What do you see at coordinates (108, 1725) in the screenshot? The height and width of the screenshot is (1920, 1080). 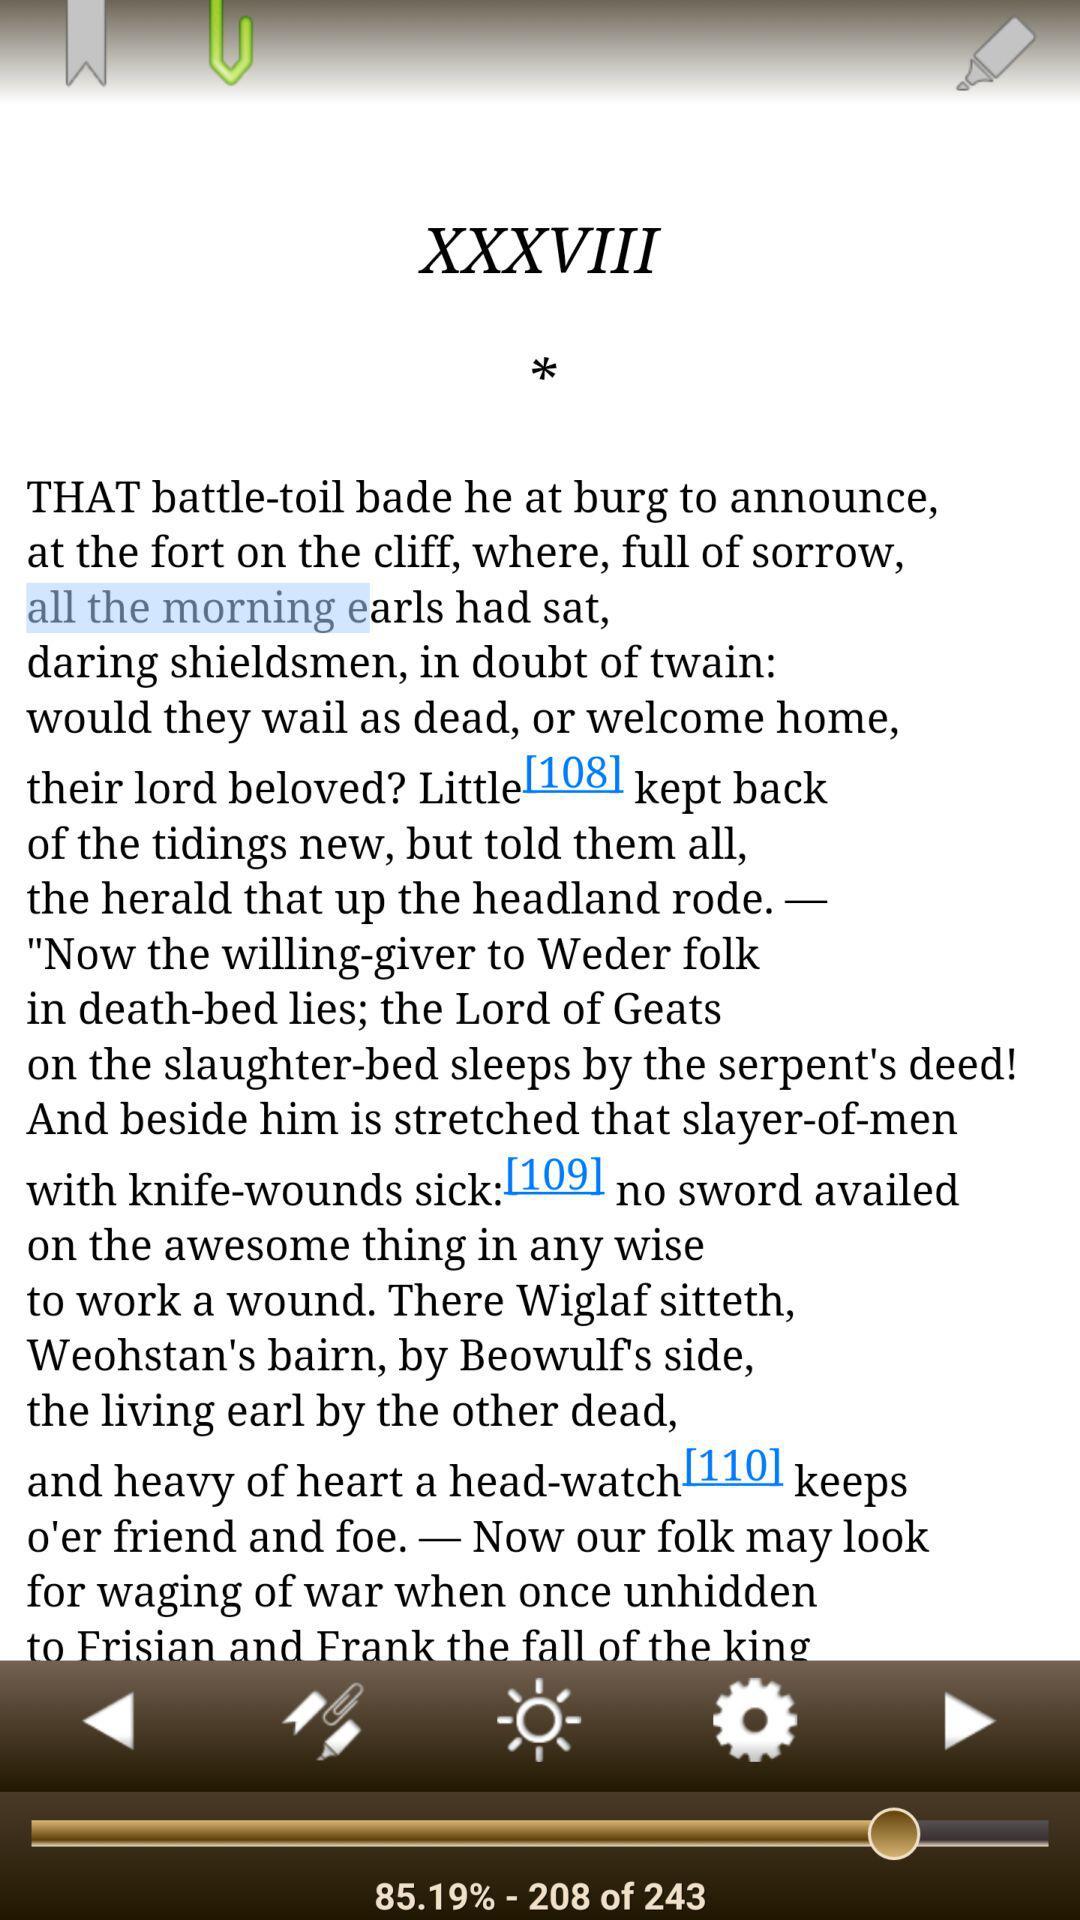 I see `go back` at bounding box center [108, 1725].